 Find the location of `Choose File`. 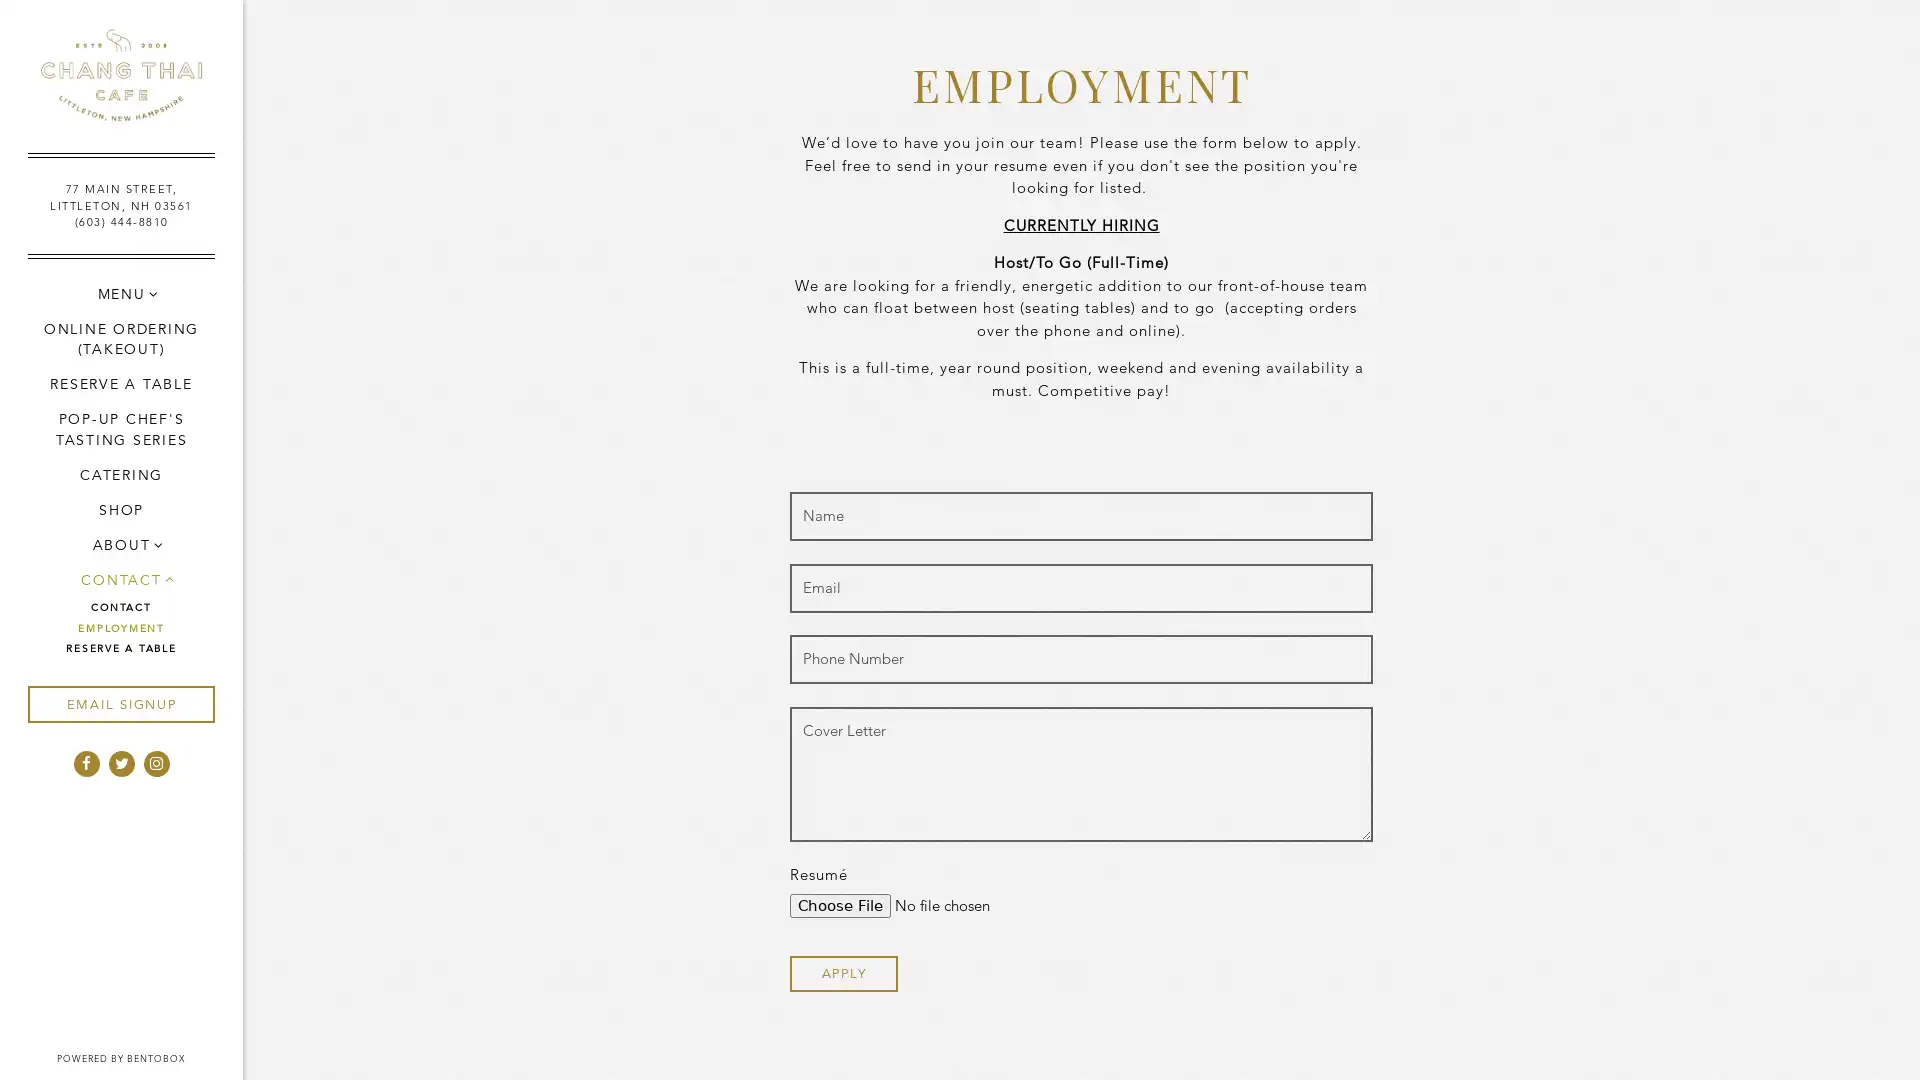

Choose File is located at coordinates (839, 906).